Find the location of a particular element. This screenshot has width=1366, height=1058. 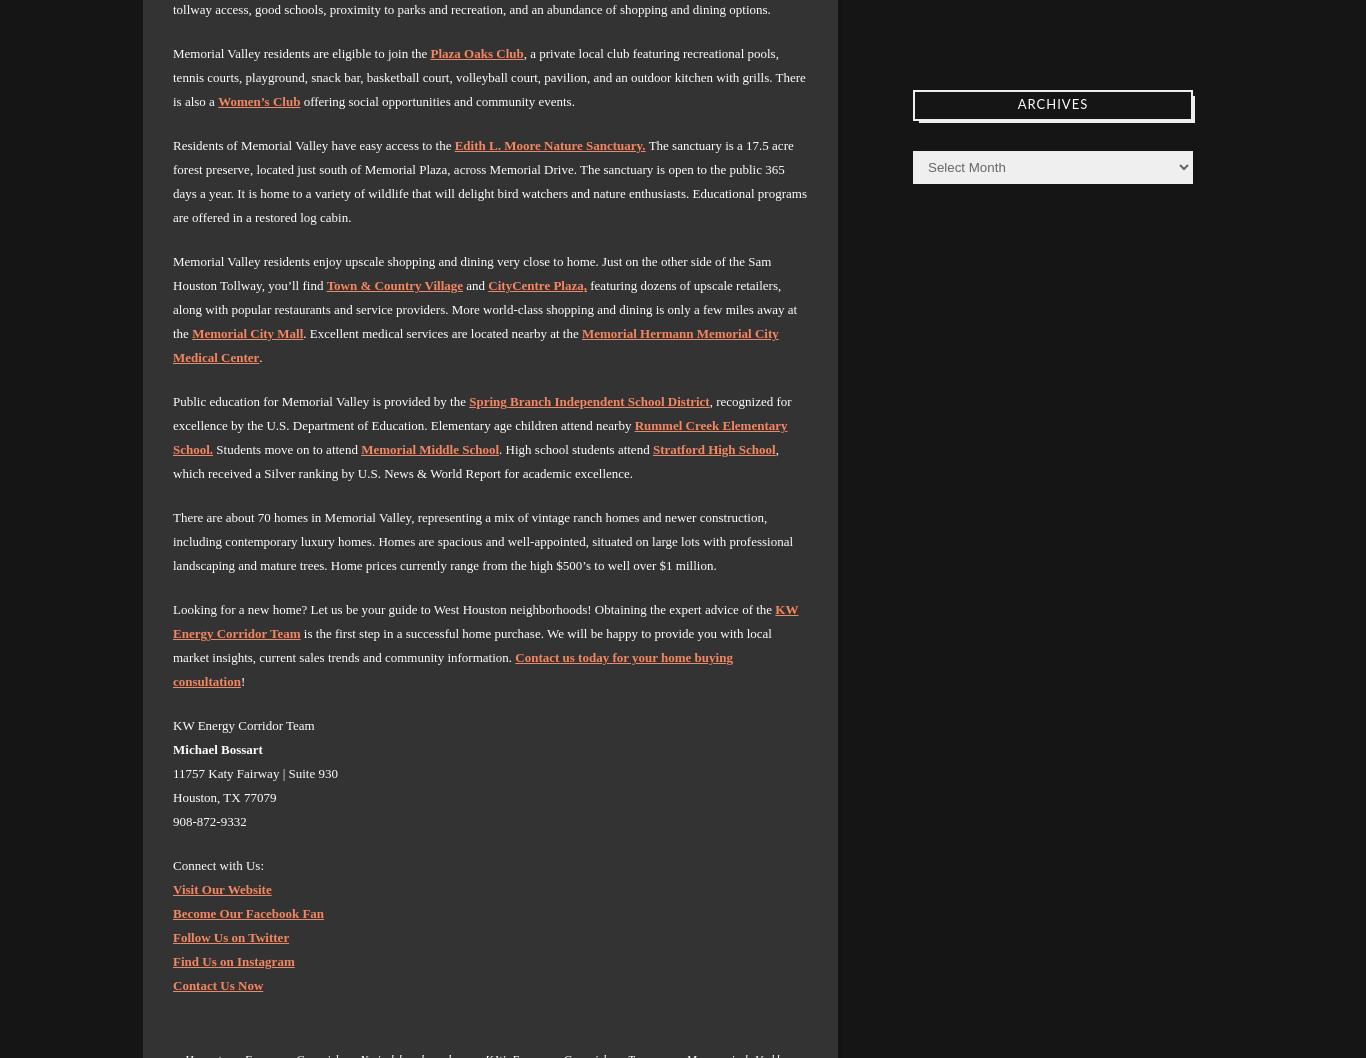

'is the first step in a successful home purchase. We will be happy to provide you with local market insights, current sales trends and community information.' is located at coordinates (171, 644).